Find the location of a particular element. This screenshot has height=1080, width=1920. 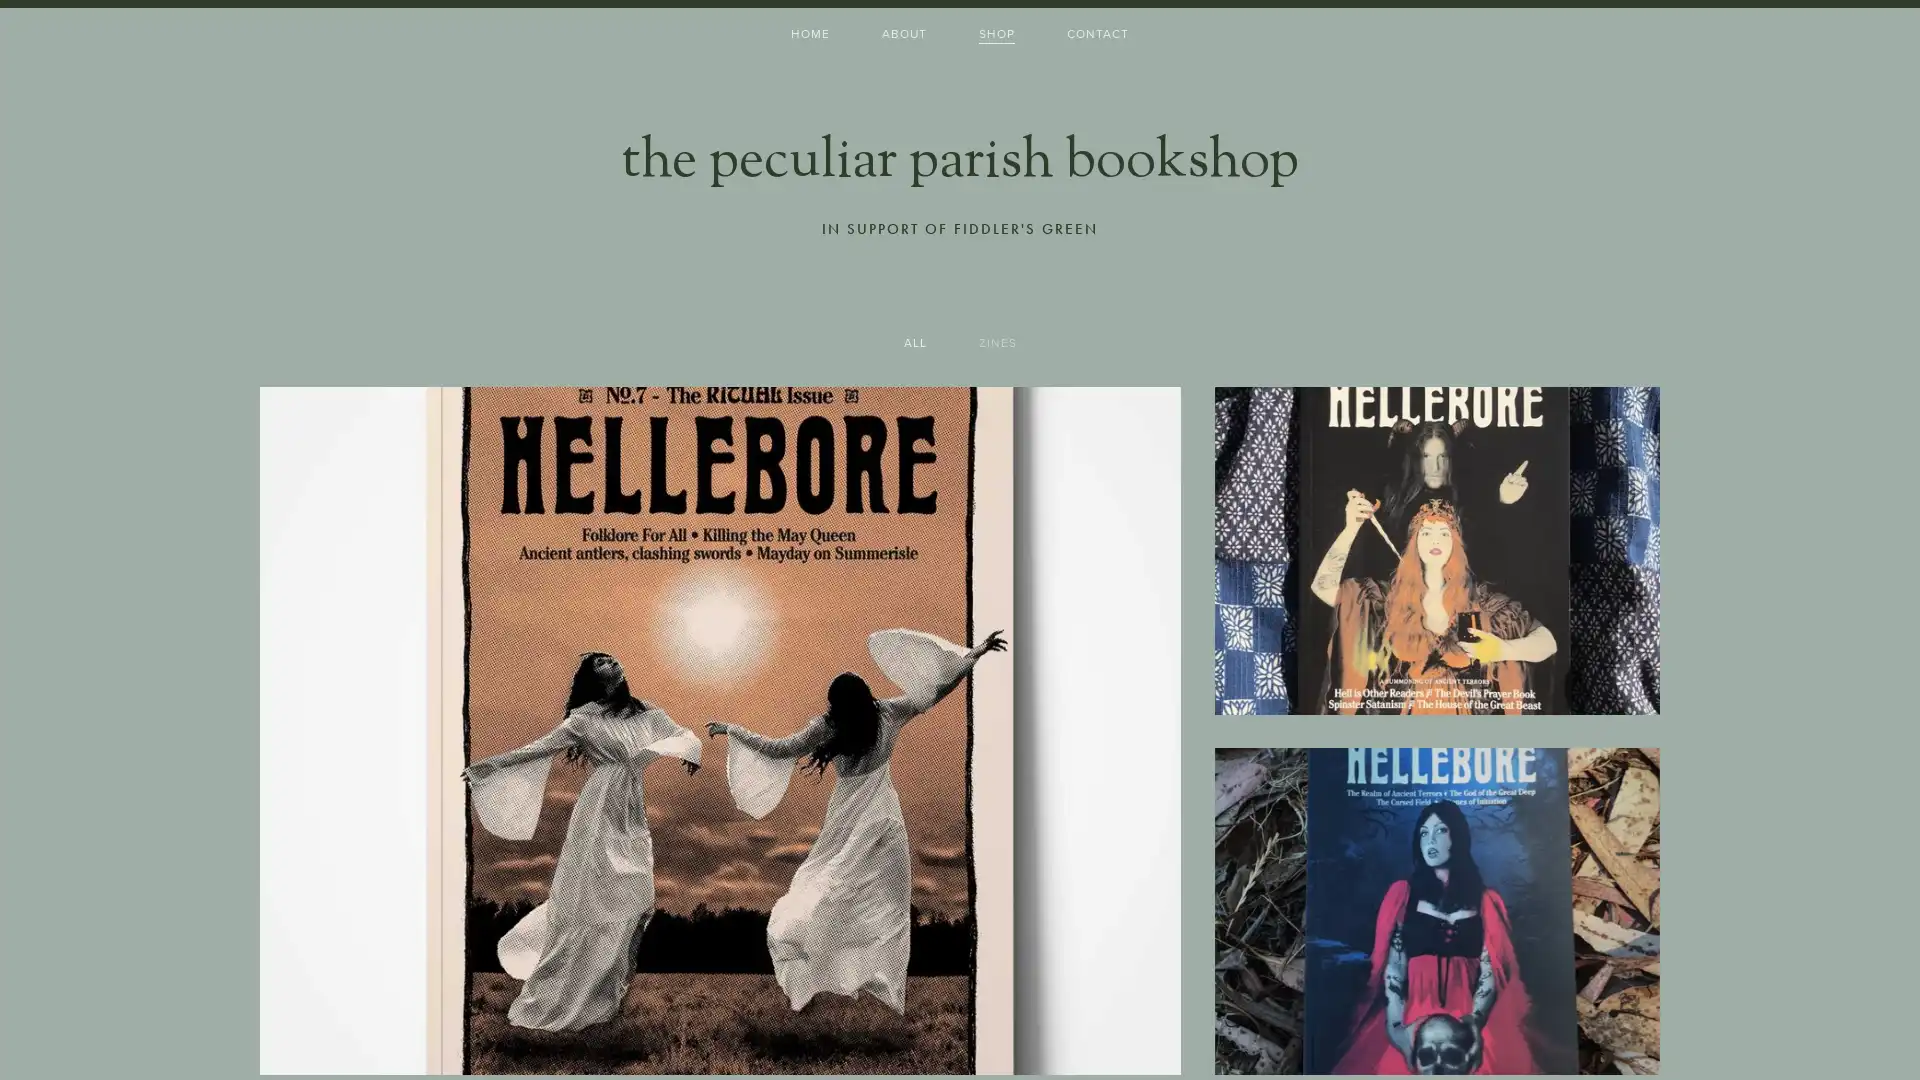

QUICK VIEW is located at coordinates (1435, 671).